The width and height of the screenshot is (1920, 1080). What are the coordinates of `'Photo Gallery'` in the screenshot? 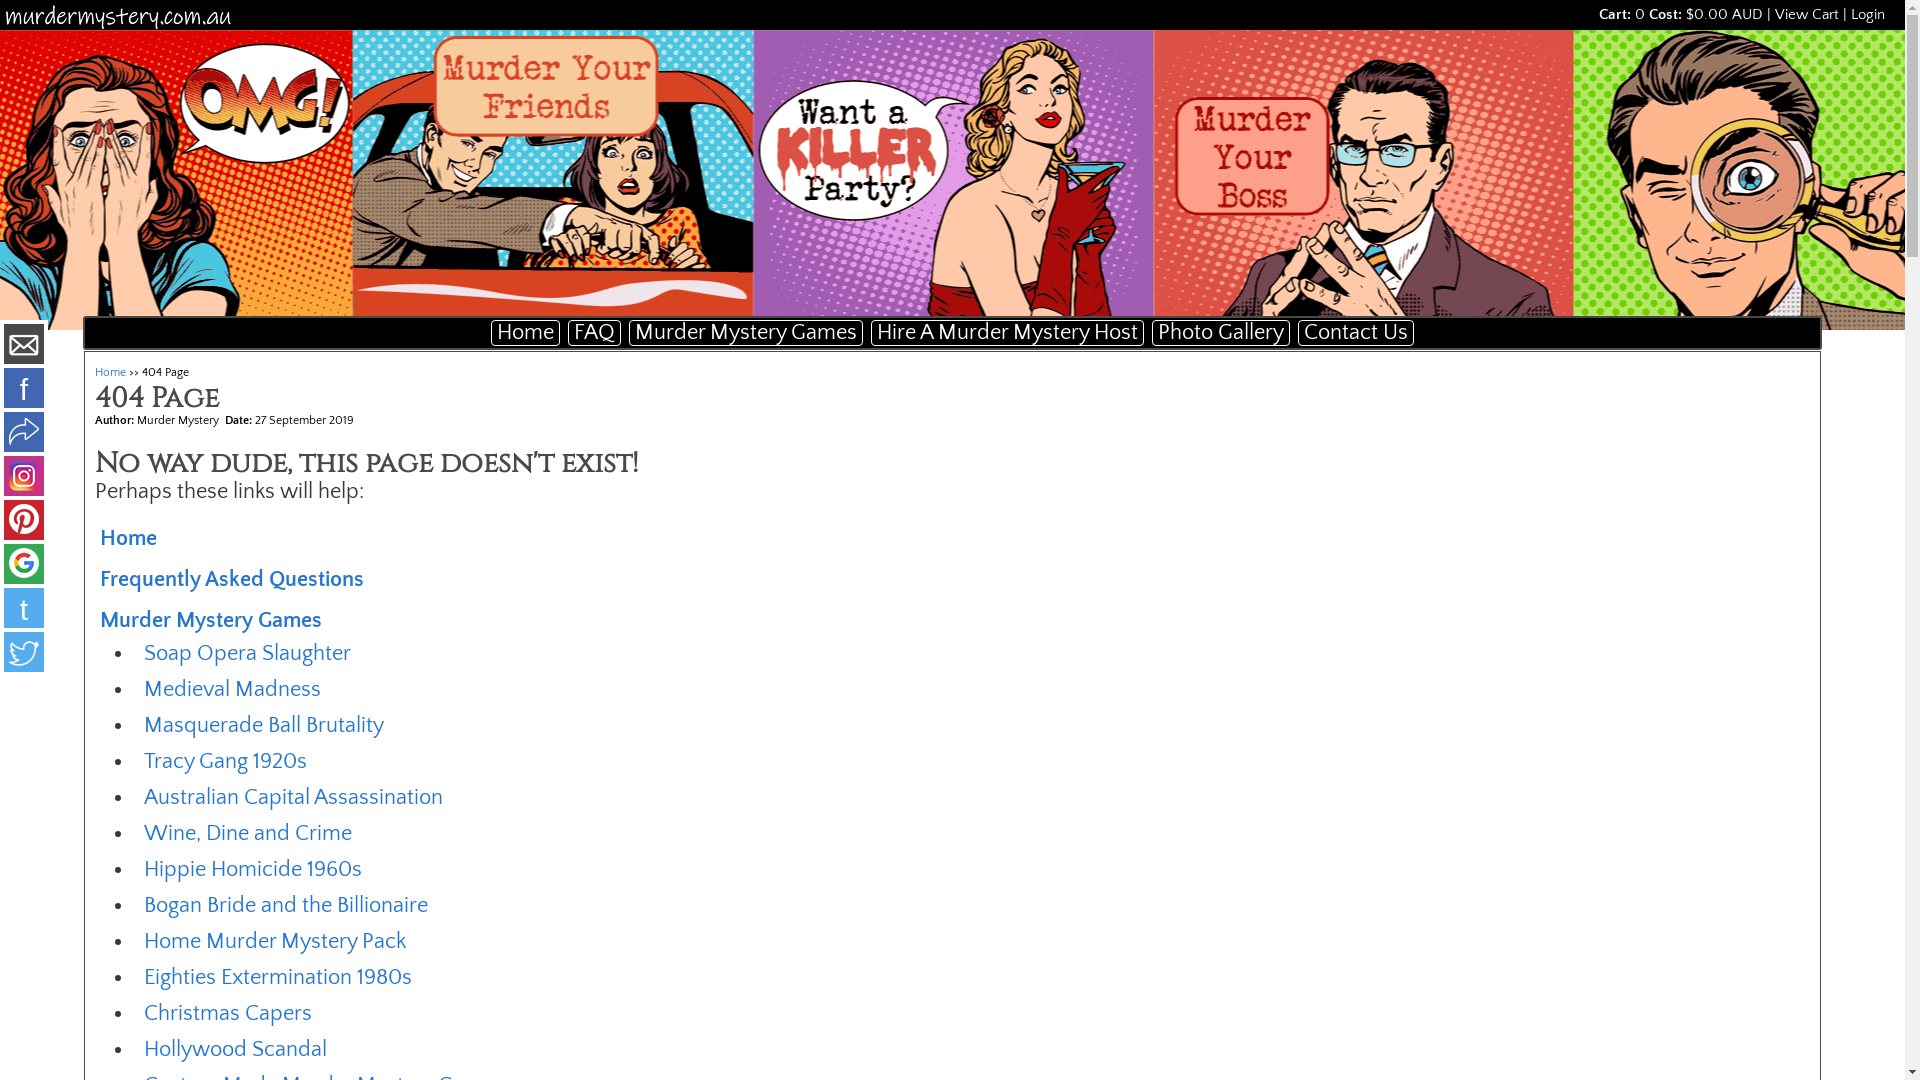 It's located at (1219, 331).